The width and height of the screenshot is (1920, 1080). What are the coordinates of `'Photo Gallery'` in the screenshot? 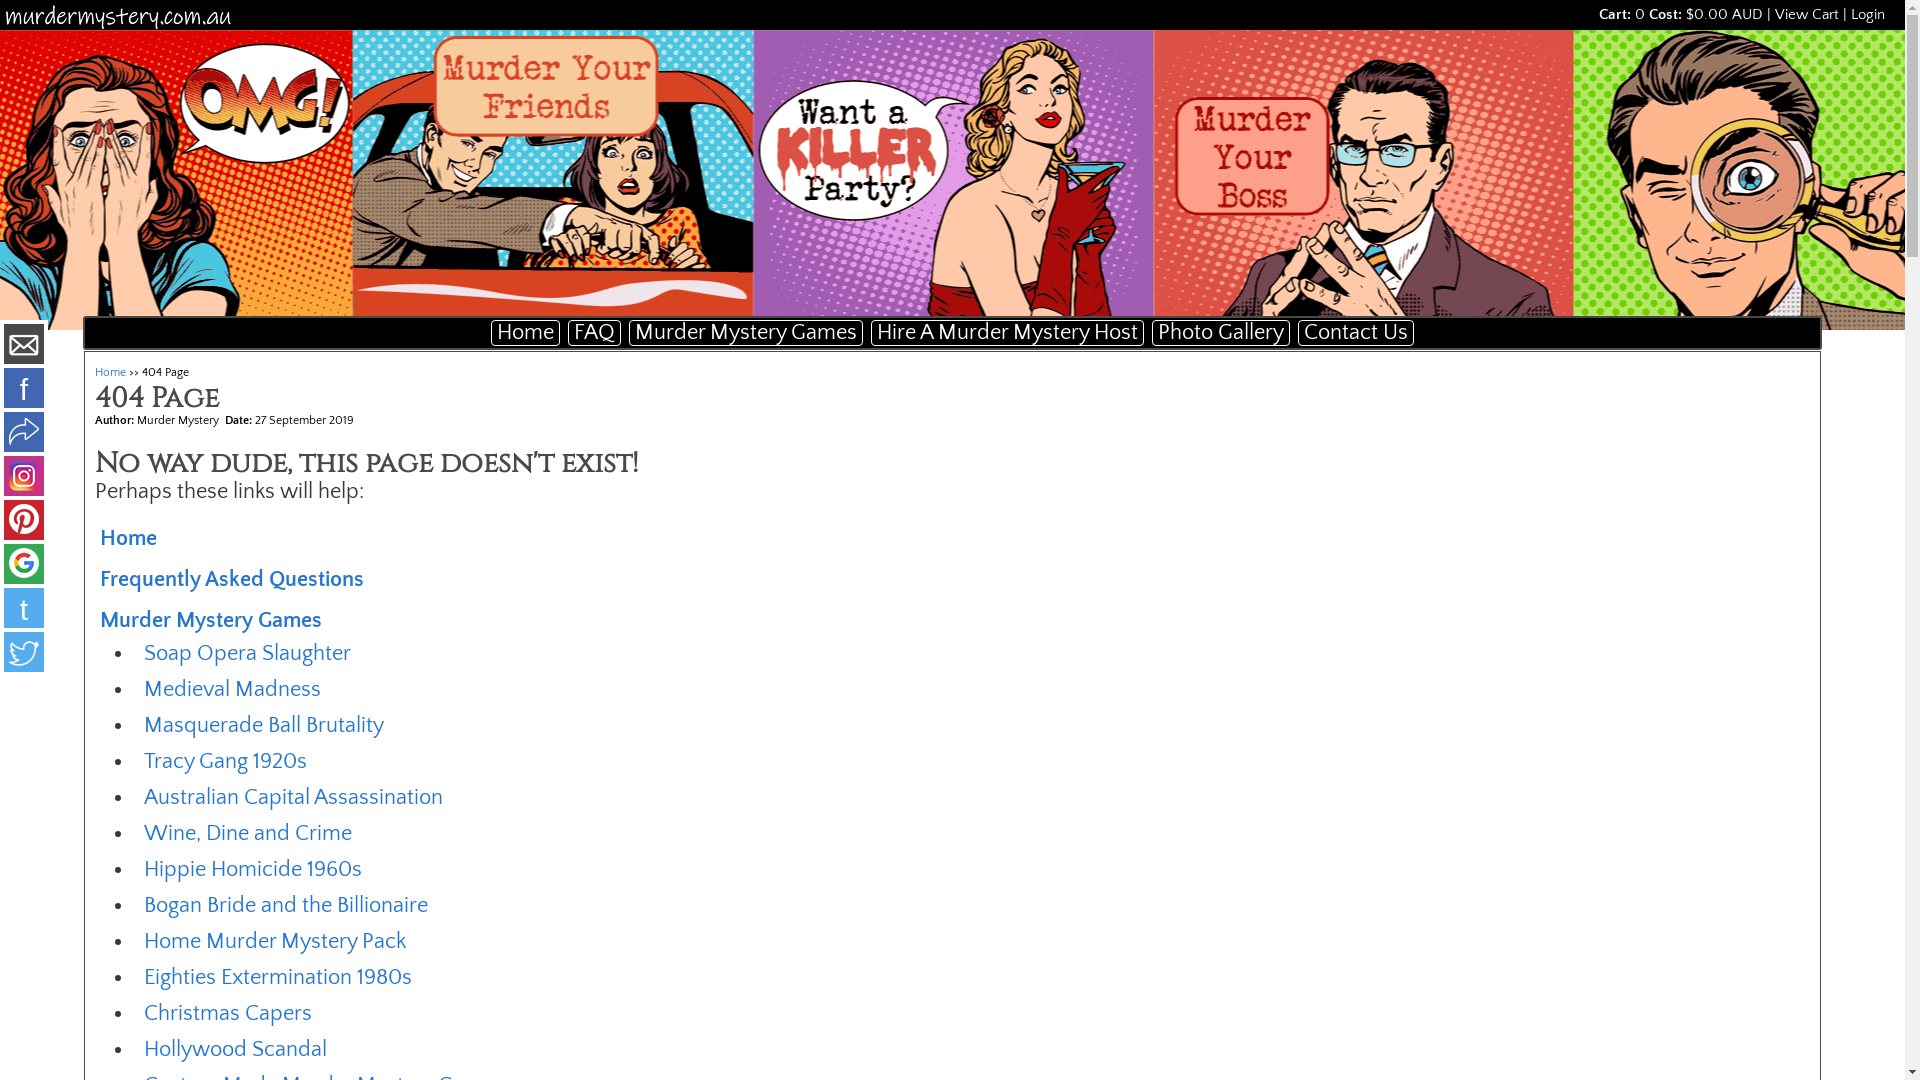 It's located at (1219, 331).